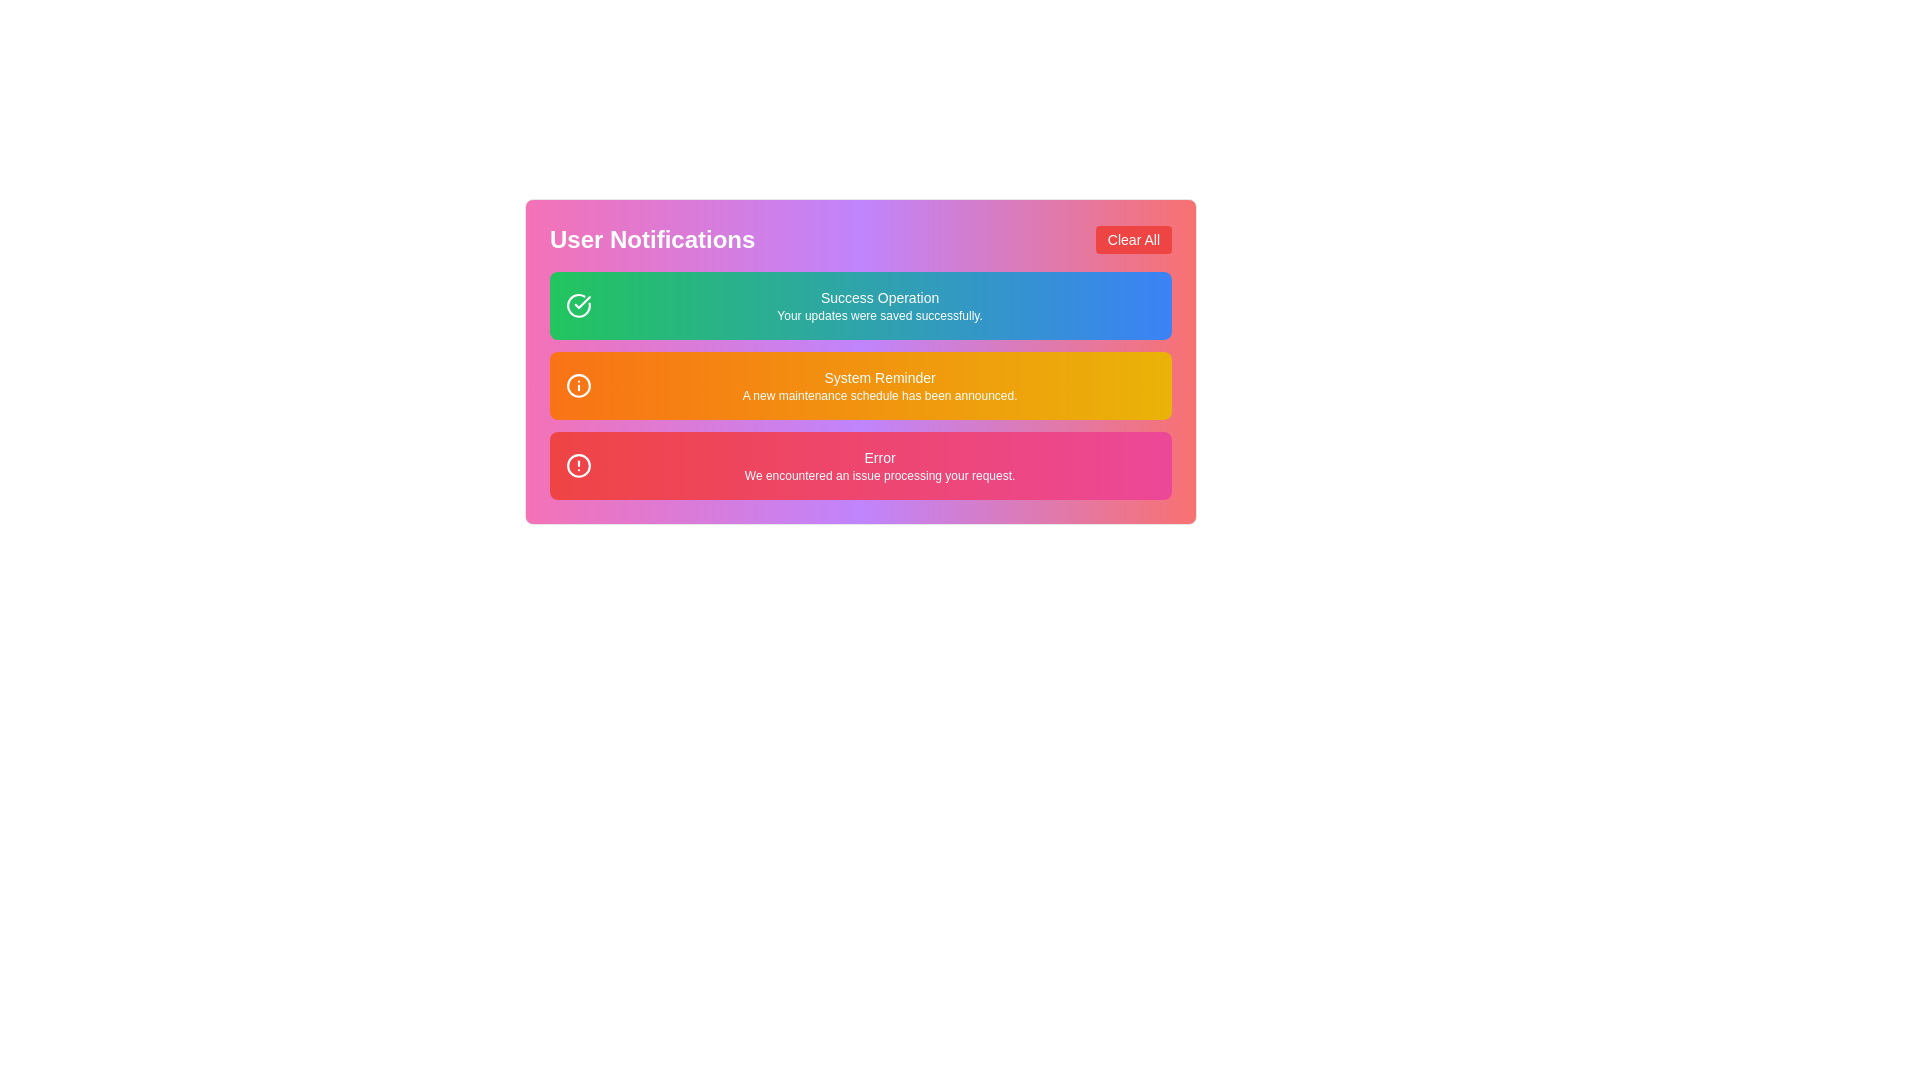  I want to click on static text content that states 'A new maintenance schedule has been announced.', located below the heading 'System Reminder' in the orange-to-yellow gradient panel, so click(880, 396).